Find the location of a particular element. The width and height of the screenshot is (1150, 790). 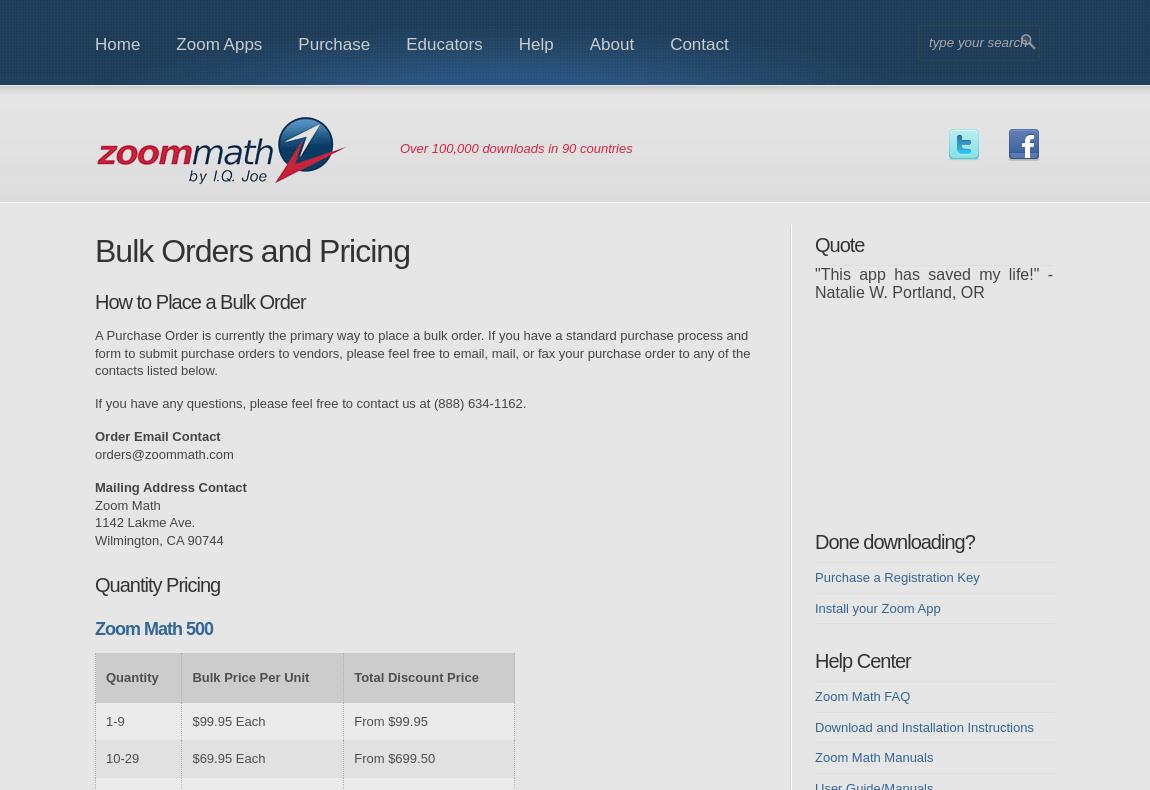

'Download and Installation Instructions' is located at coordinates (924, 726).